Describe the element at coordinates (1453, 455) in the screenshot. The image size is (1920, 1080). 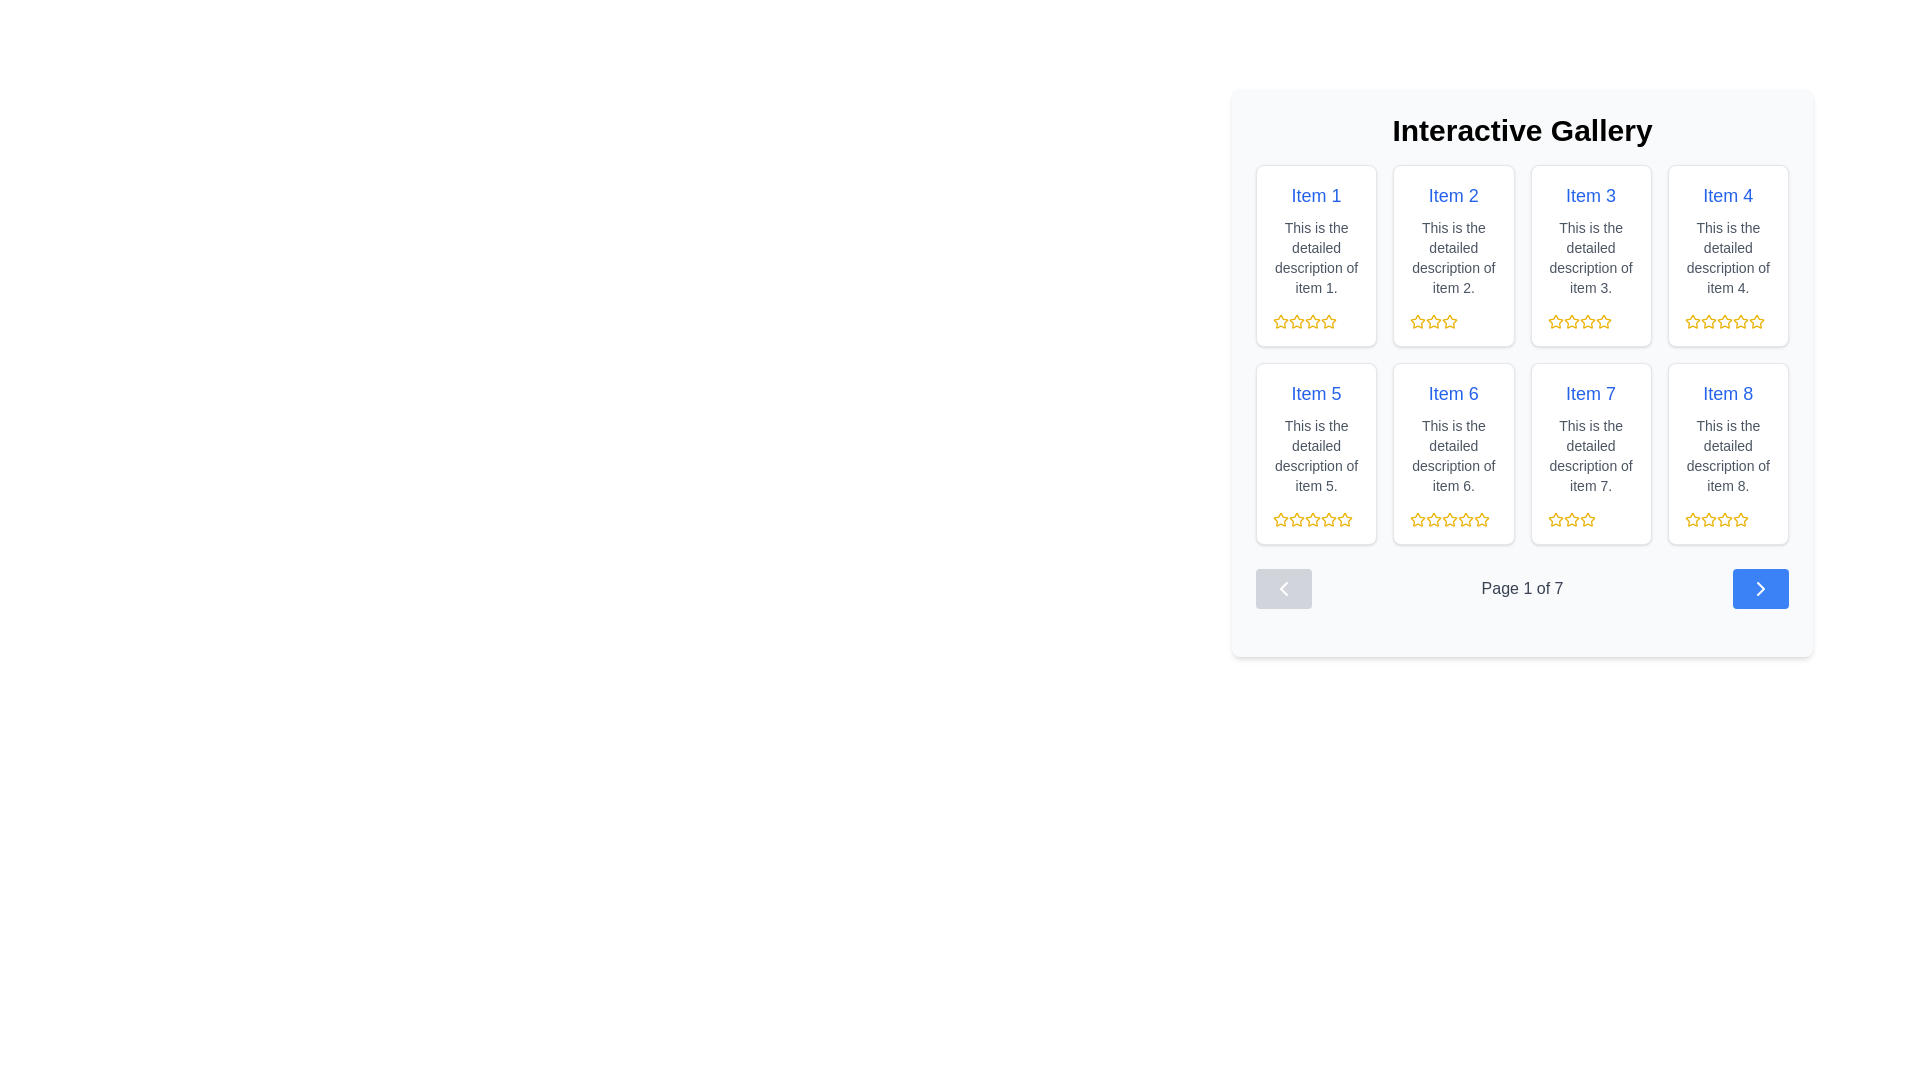
I see `the text label displaying 'This is the detailed description of item 6.' which is located below the title 'Item 6' and above a row of icons` at that location.